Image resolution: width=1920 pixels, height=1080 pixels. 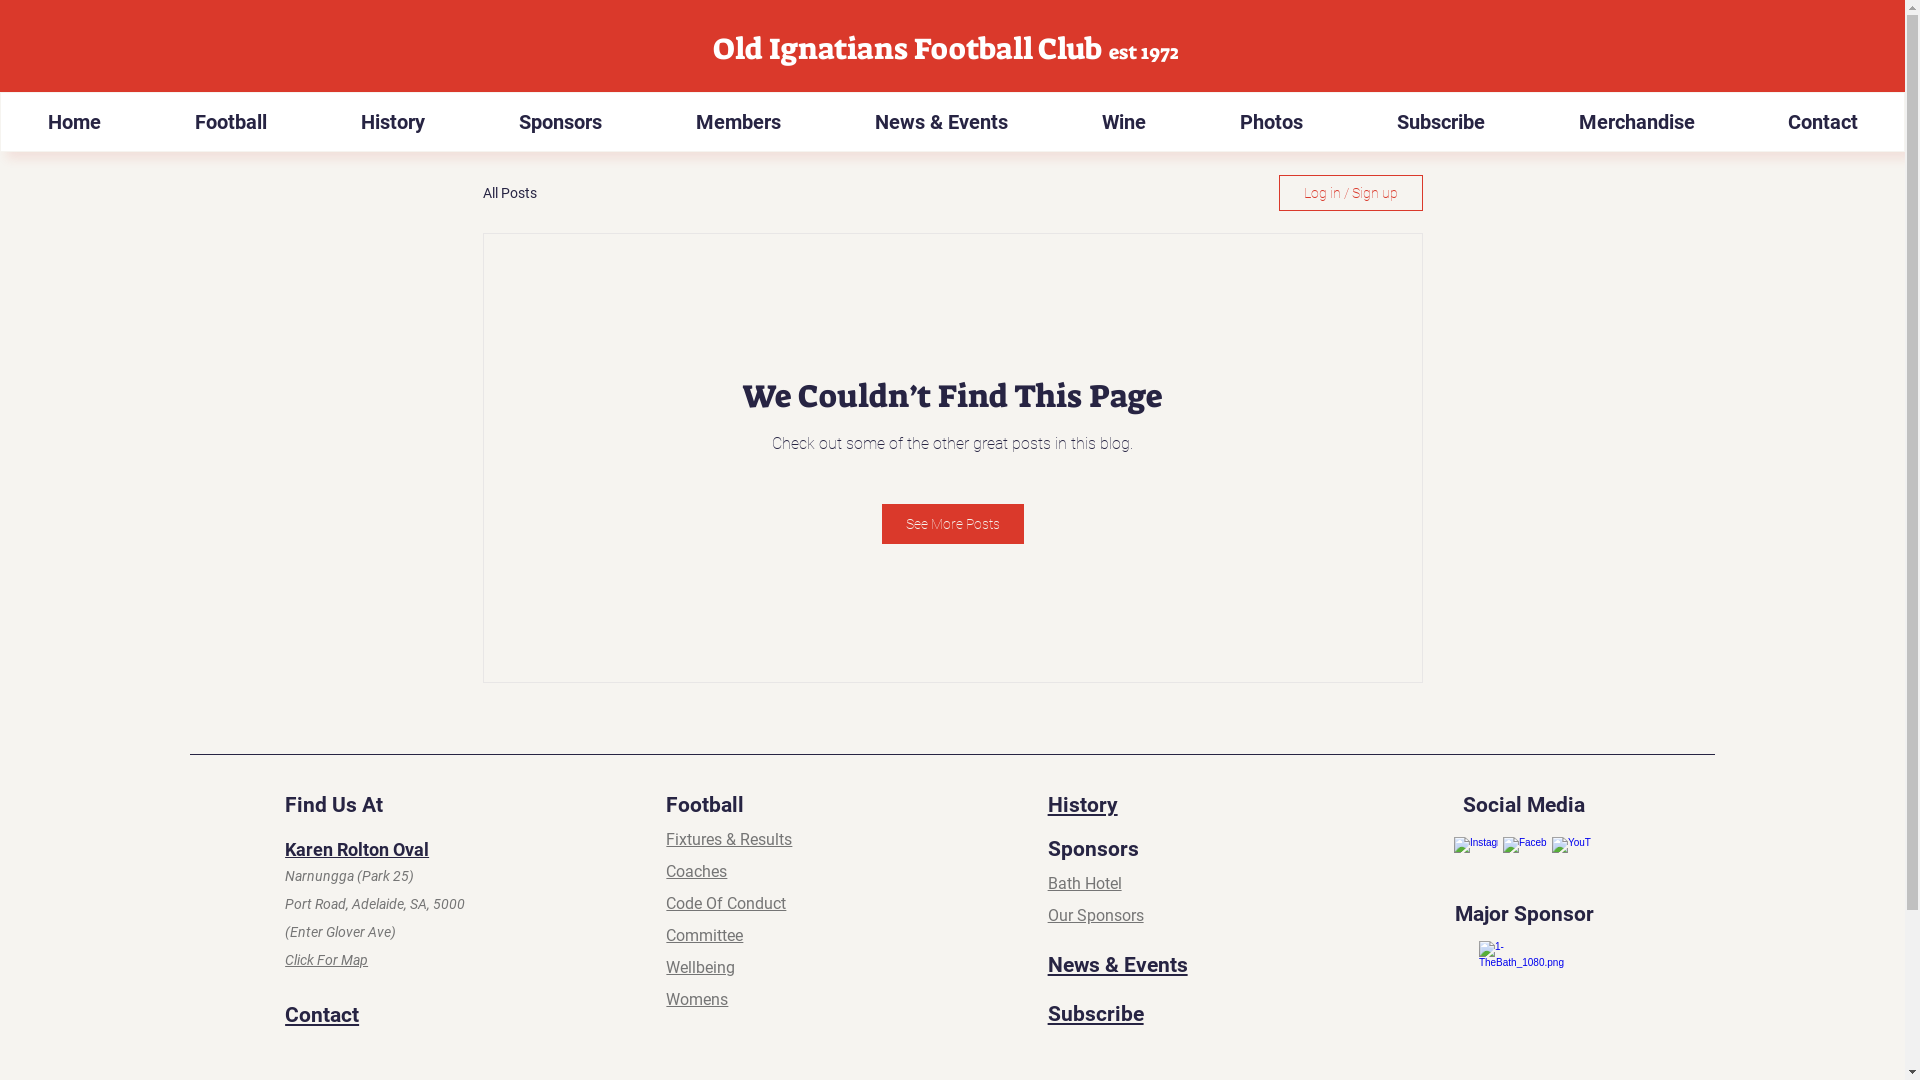 I want to click on 'News & Events', so click(x=1117, y=963).